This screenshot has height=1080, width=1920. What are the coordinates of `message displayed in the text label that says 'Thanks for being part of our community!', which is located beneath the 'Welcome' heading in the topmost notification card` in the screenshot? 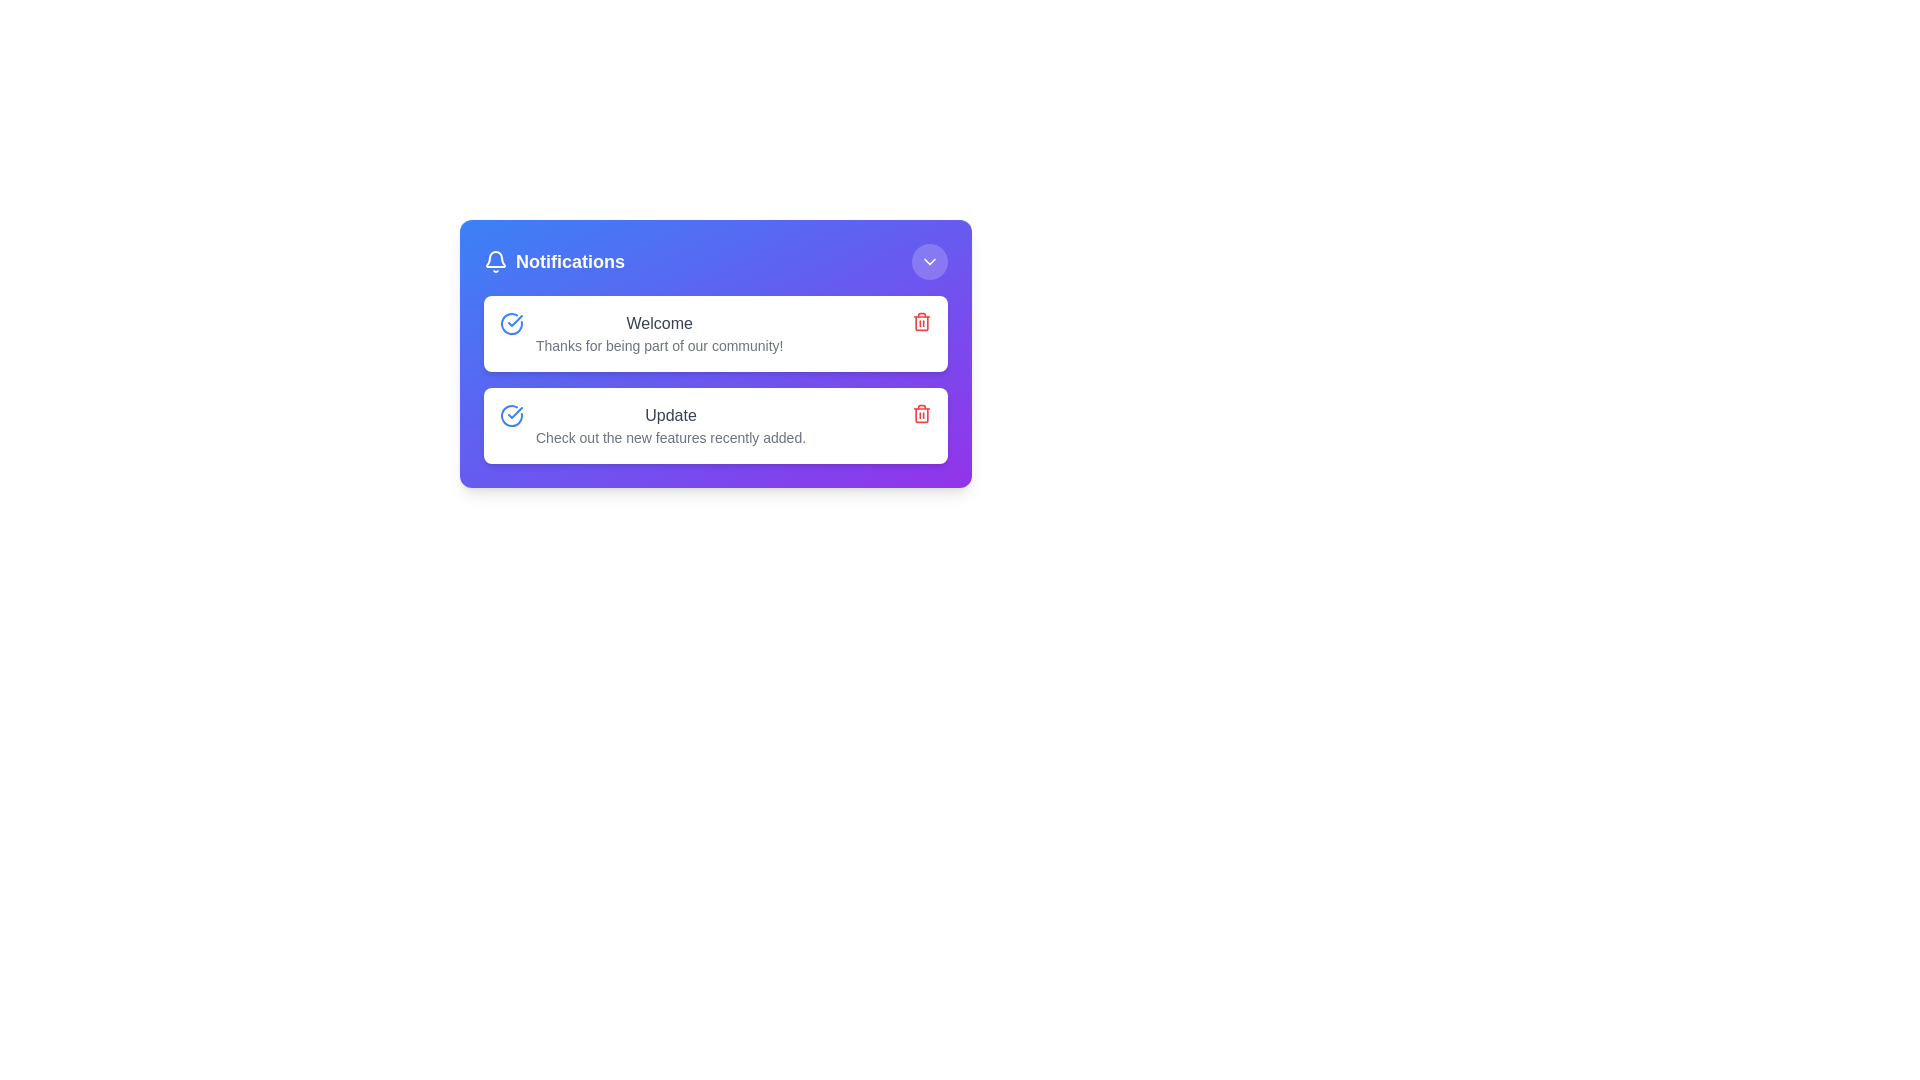 It's located at (659, 345).